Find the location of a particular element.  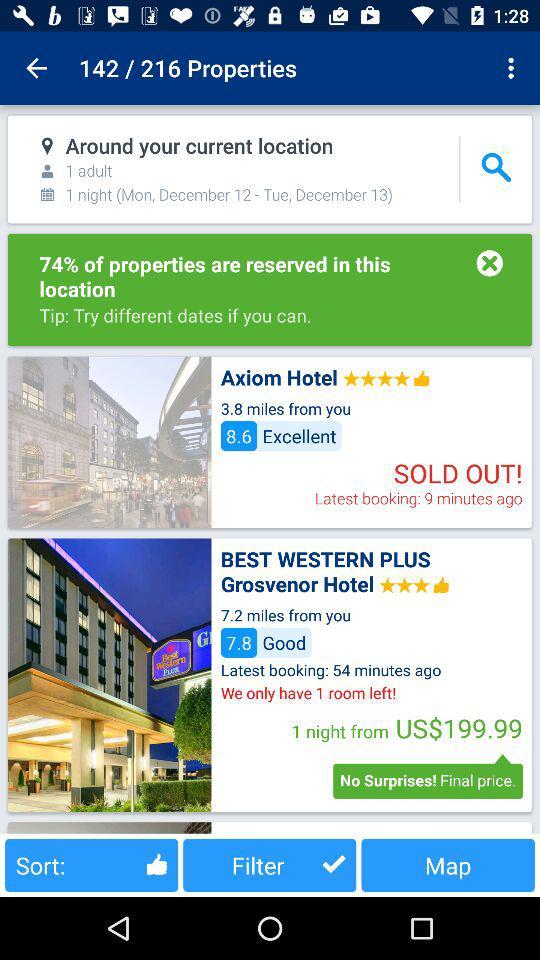

picture is located at coordinates (109, 442).